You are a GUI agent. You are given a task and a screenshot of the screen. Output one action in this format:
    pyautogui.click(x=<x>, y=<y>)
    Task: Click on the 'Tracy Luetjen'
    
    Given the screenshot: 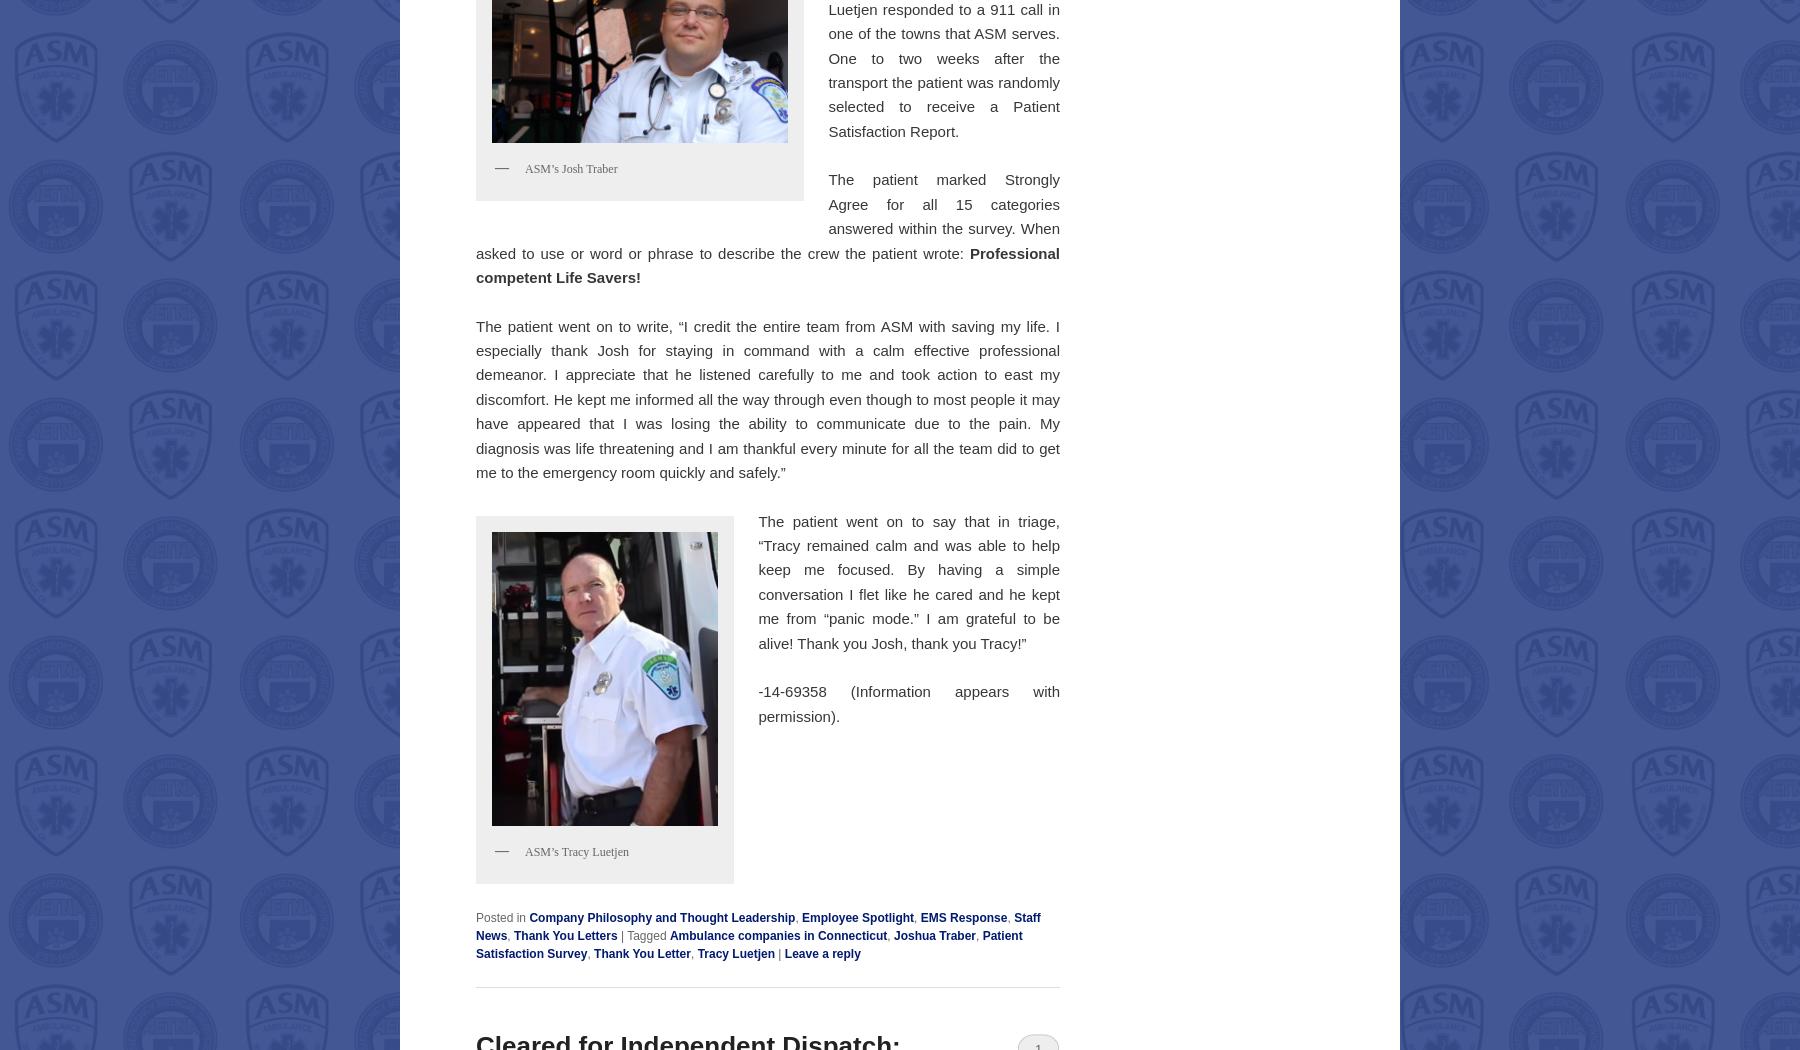 What is the action you would take?
    pyautogui.click(x=735, y=951)
    